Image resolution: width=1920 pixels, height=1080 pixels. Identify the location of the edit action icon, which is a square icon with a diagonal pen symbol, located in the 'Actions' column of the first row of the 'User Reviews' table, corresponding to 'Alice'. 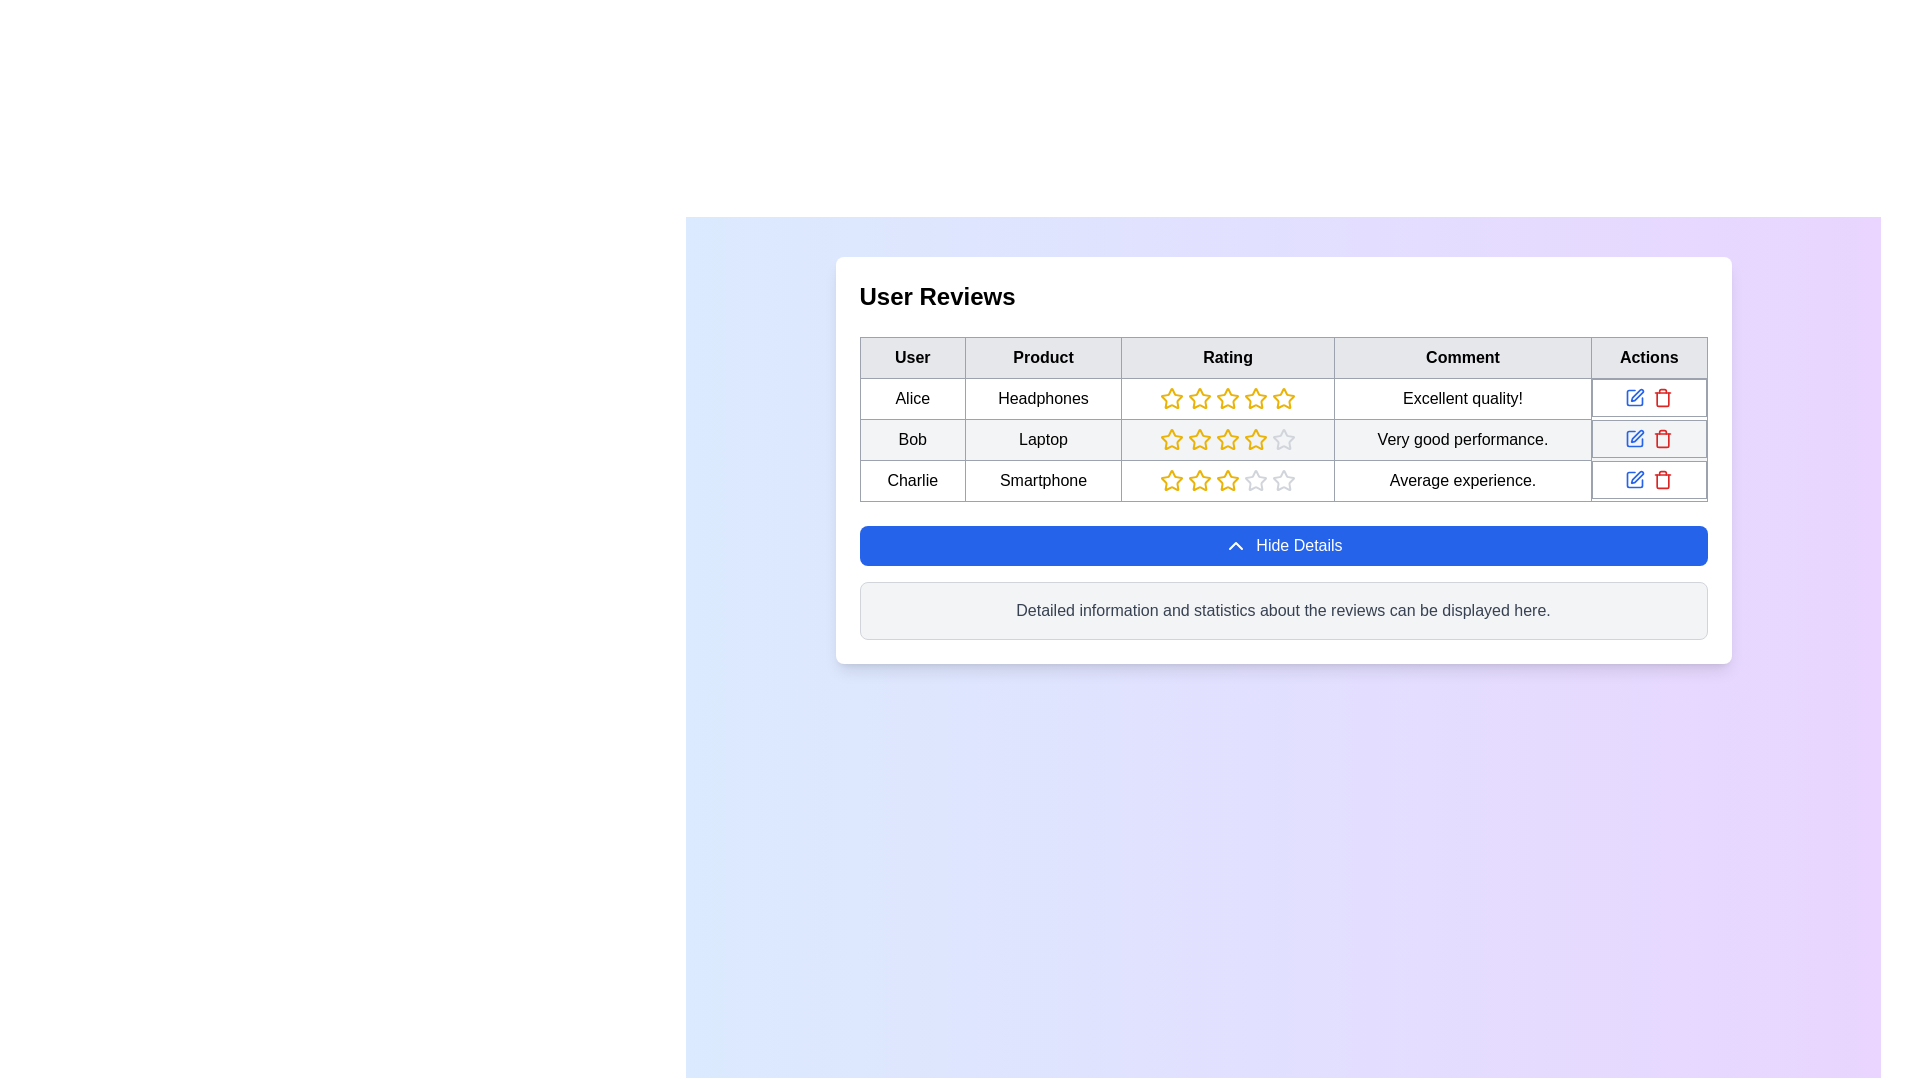
(1635, 397).